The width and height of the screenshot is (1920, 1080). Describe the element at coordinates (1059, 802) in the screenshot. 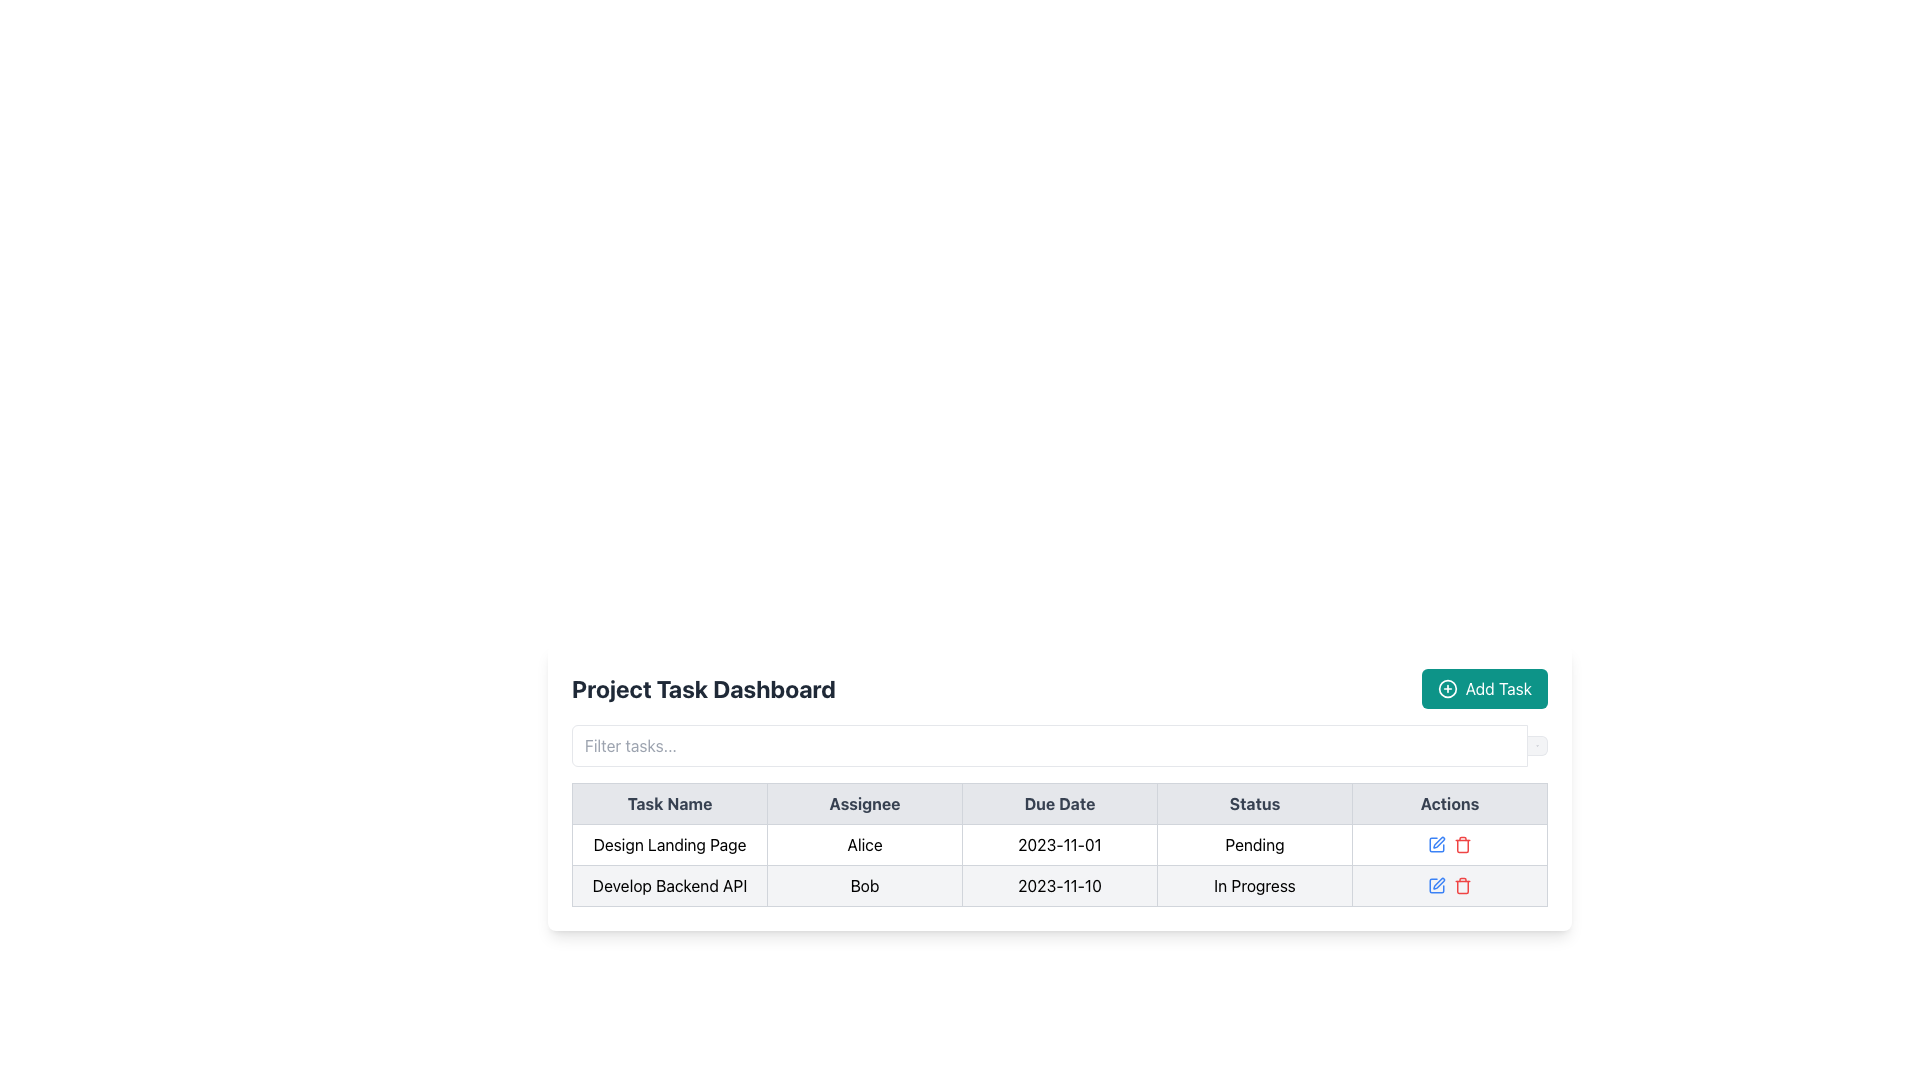

I see `the table header row that contains the columns 'Task Name', 'Assignee', 'Due Date', 'Status', and 'Actions', which is located at the top of the table with a gray background and black text` at that location.